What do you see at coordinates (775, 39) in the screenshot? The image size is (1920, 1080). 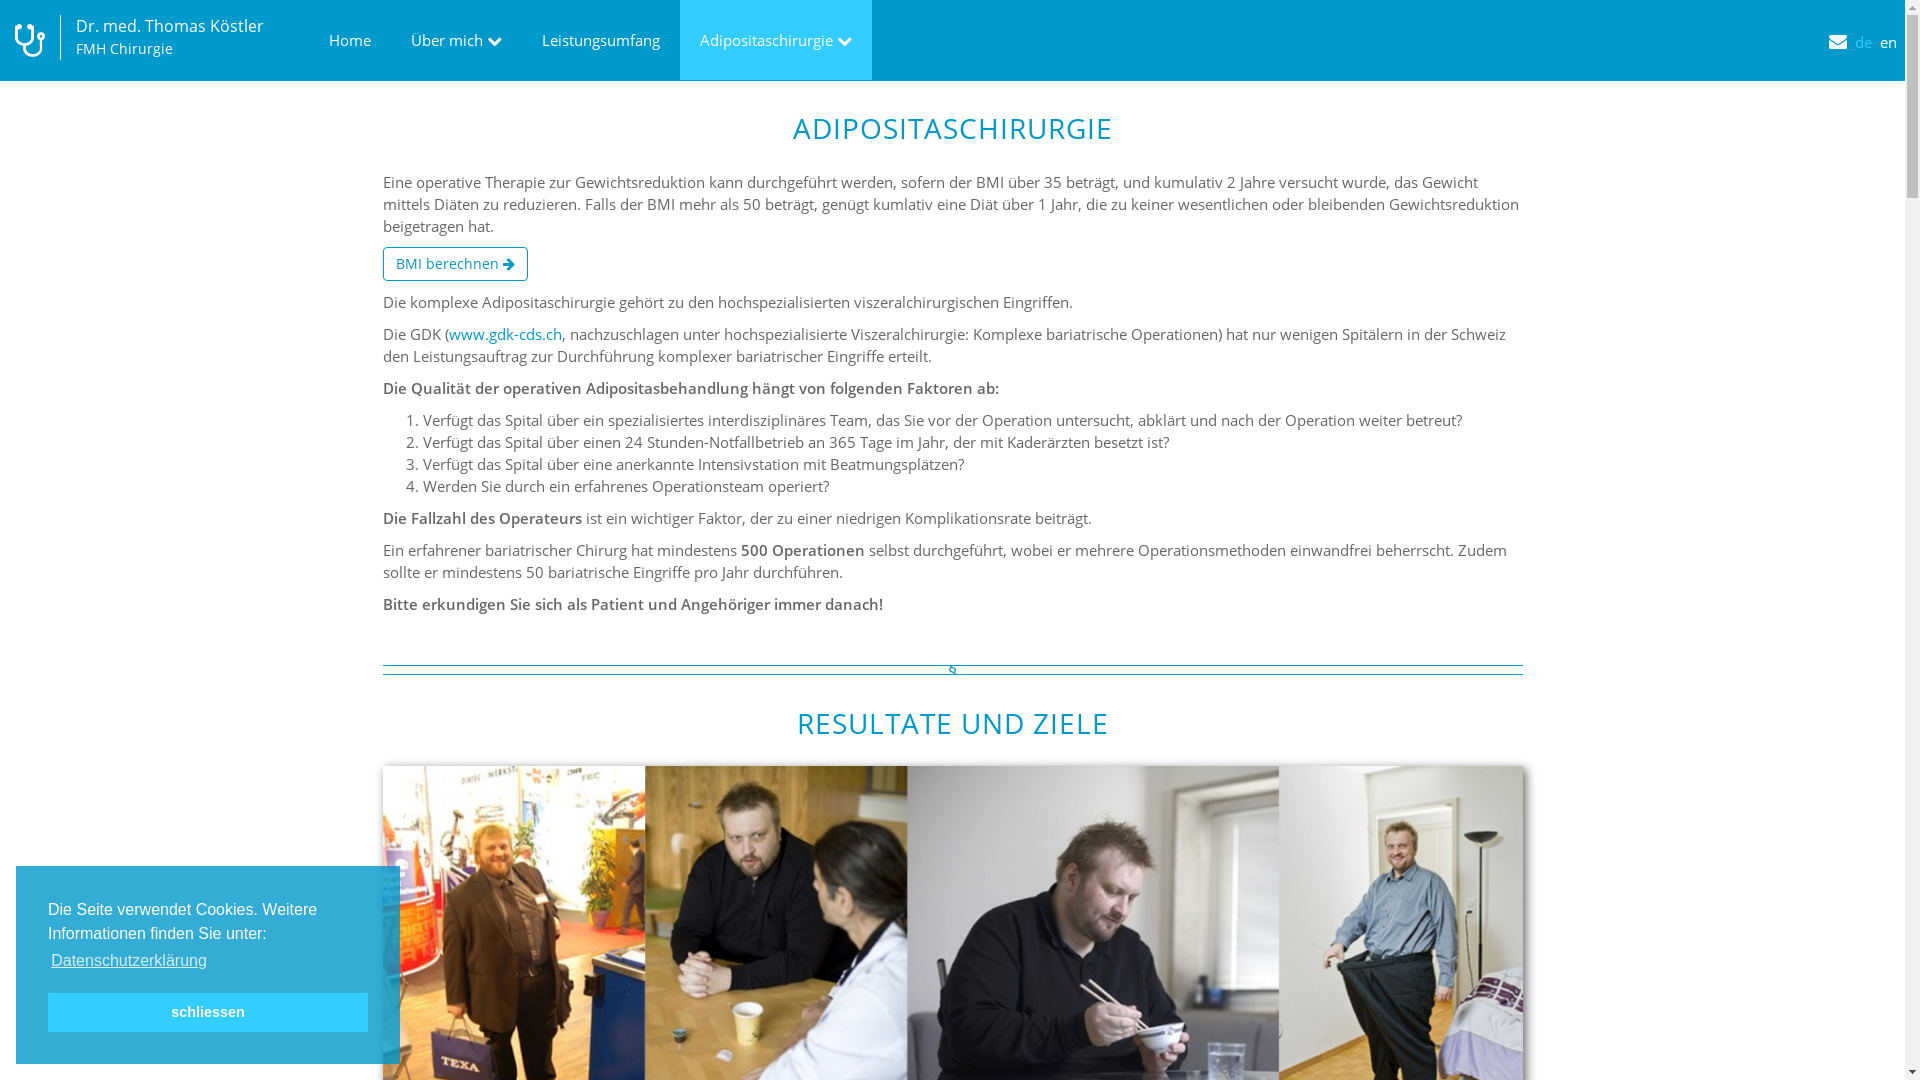 I see `'Adipositaschirurgie'` at bounding box center [775, 39].